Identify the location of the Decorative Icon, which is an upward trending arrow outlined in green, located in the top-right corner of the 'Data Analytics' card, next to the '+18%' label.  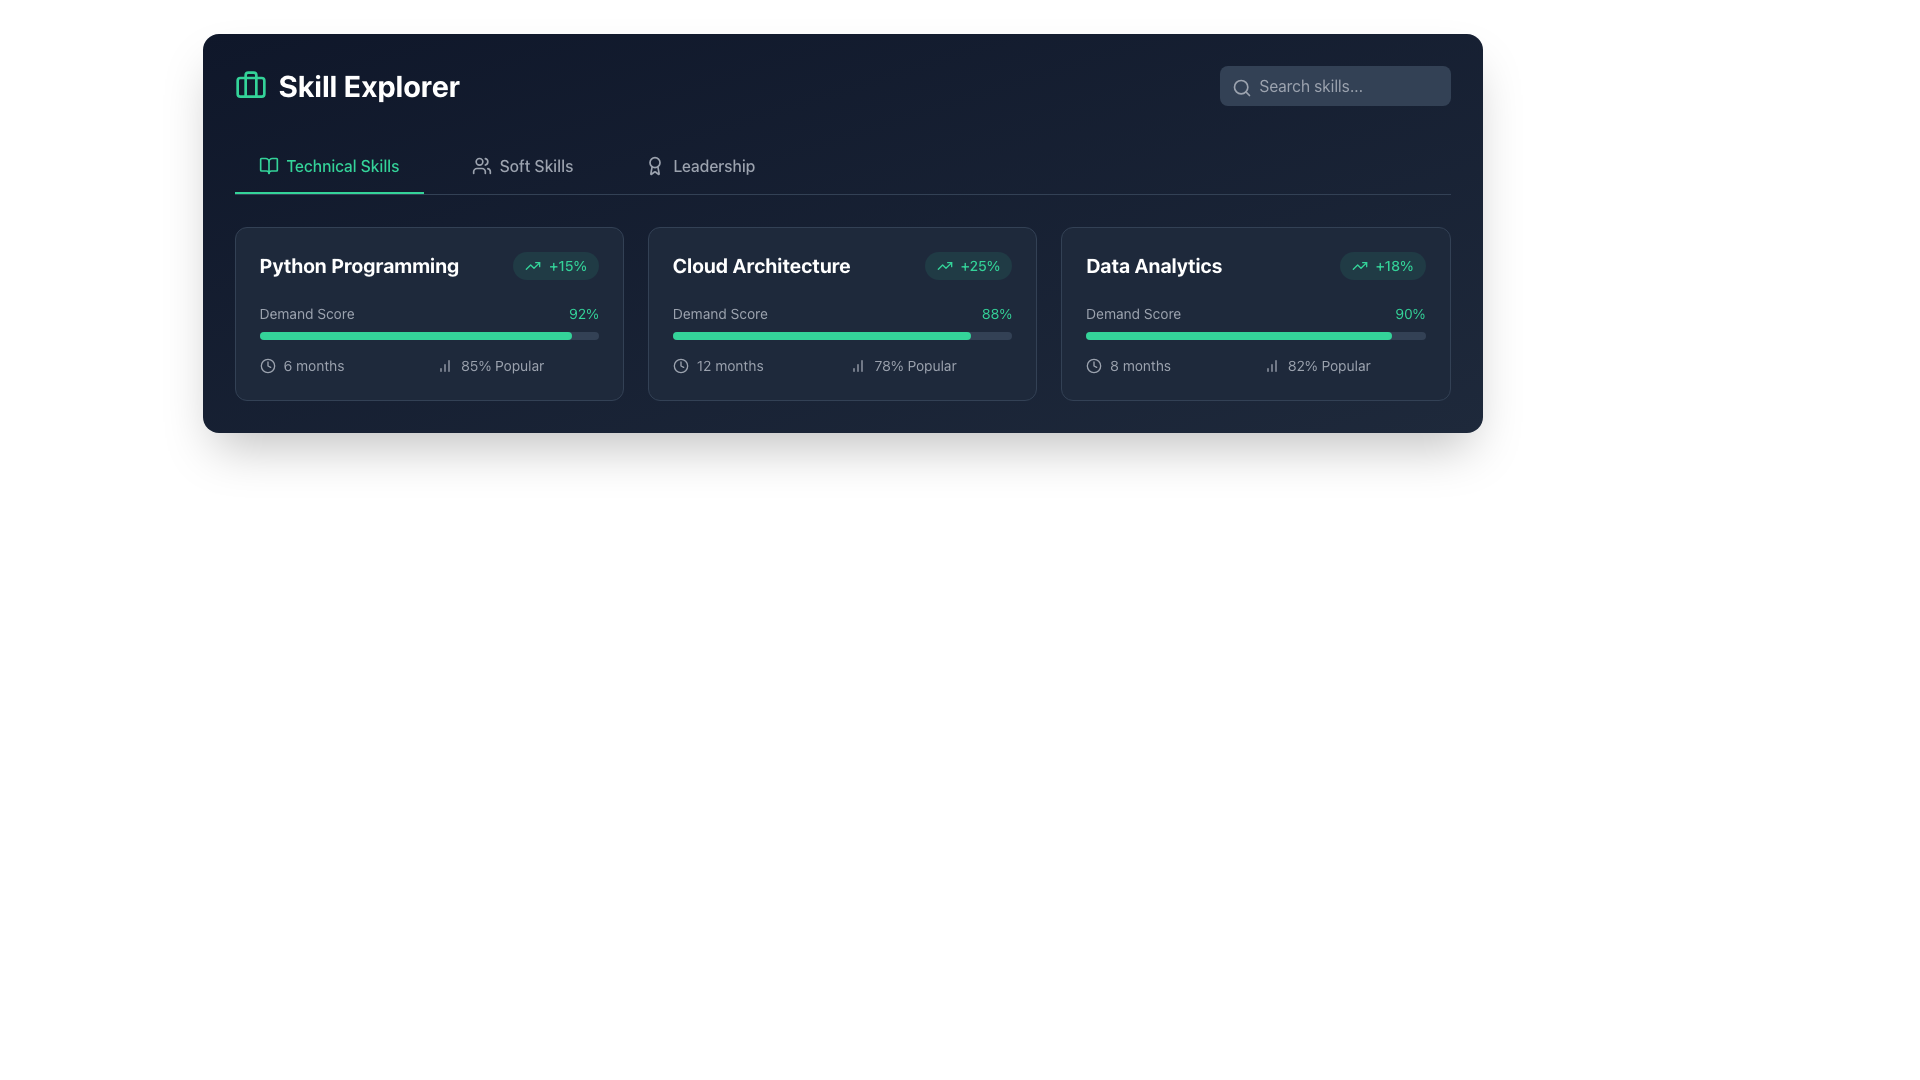
(1359, 265).